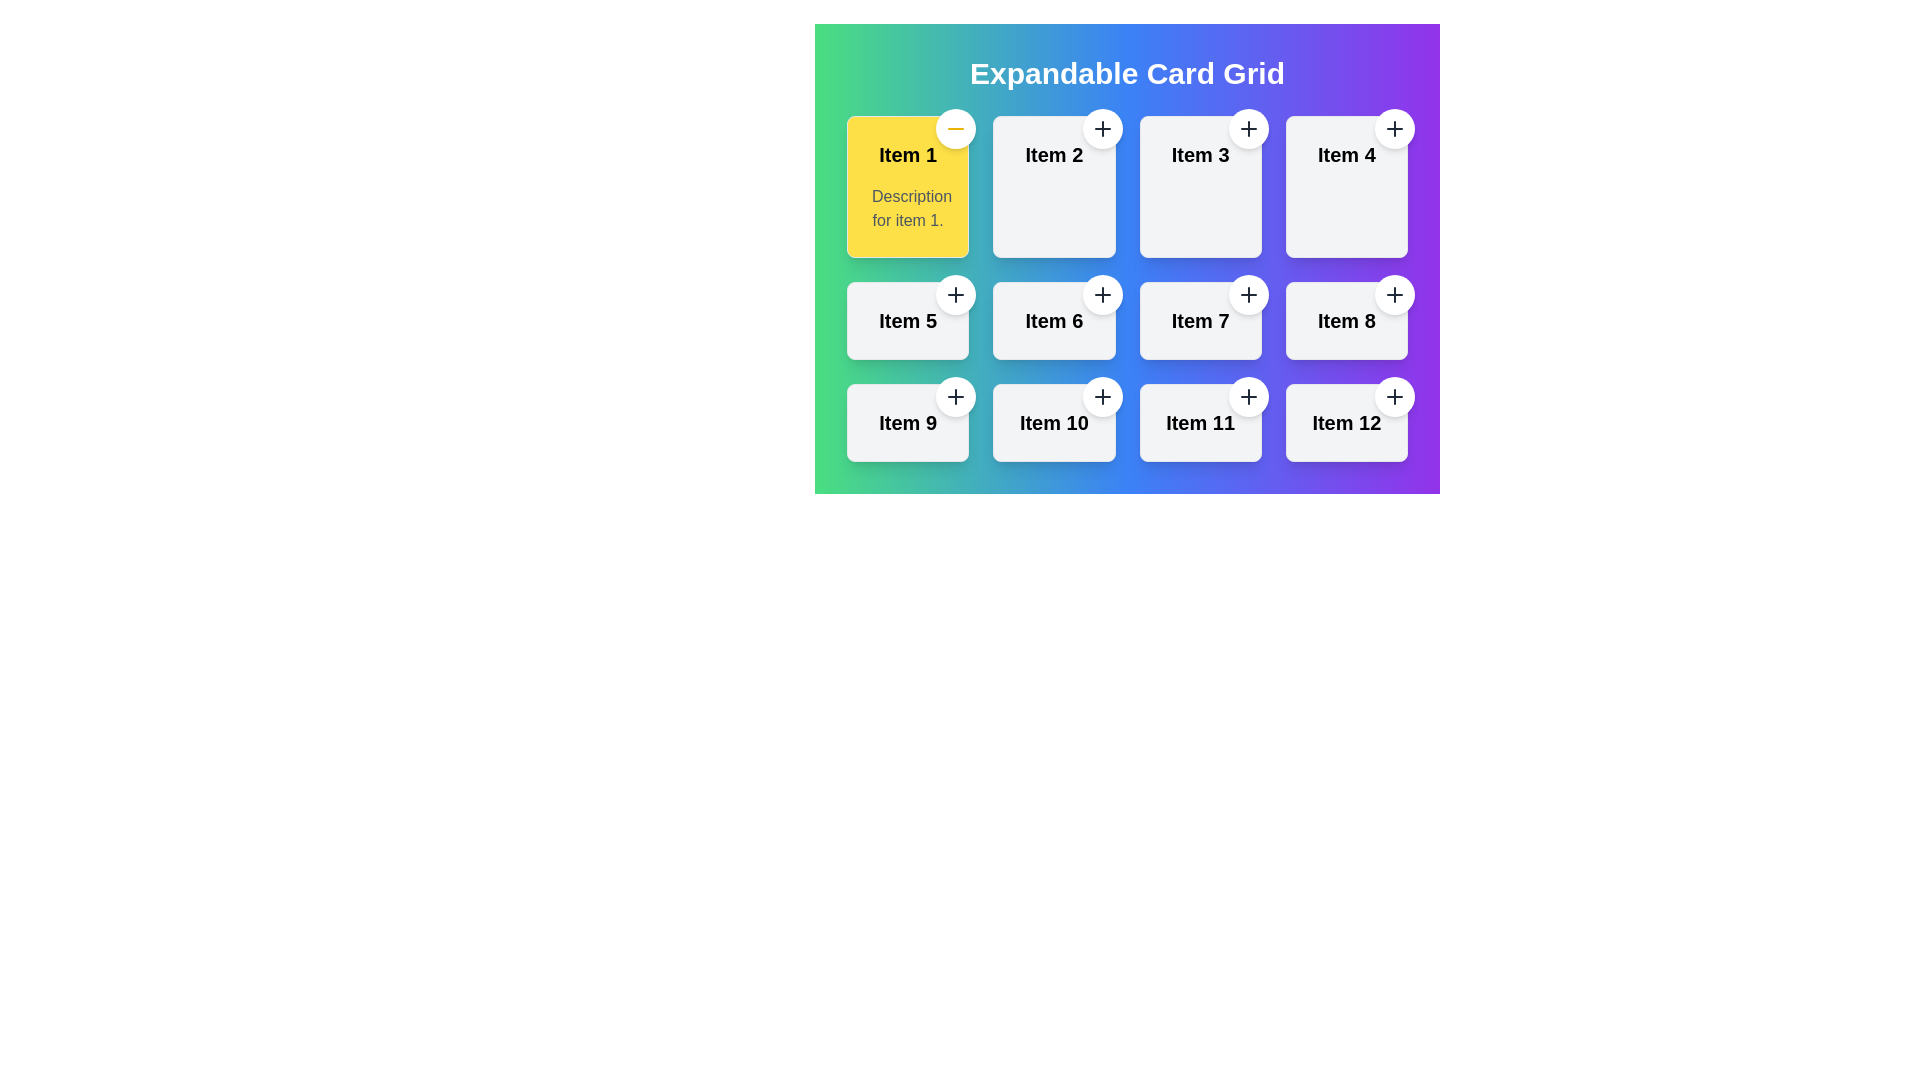  What do you see at coordinates (1247, 128) in the screenshot?
I see `the circular button with an icon located in the top-right corner of the 'Item 3' card` at bounding box center [1247, 128].